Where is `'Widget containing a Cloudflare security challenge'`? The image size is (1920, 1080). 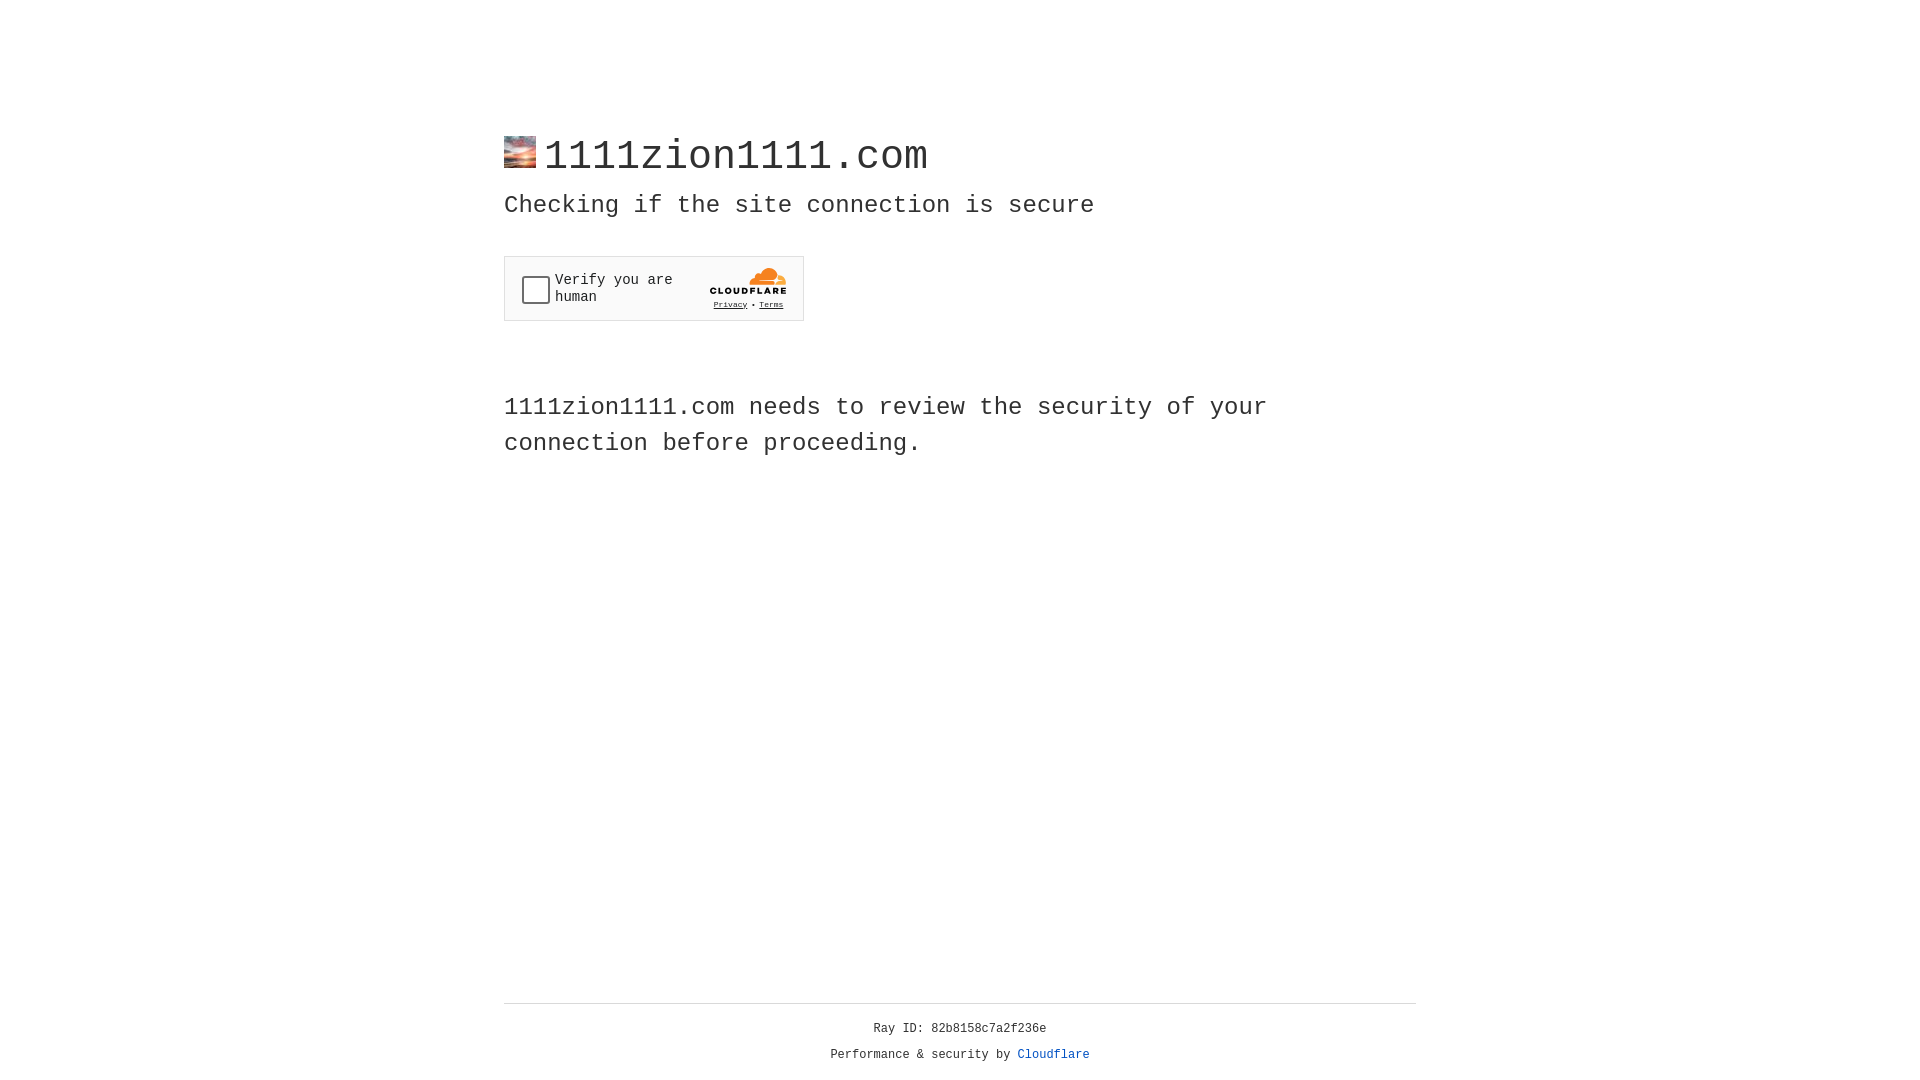 'Widget containing a Cloudflare security challenge' is located at coordinates (653, 288).